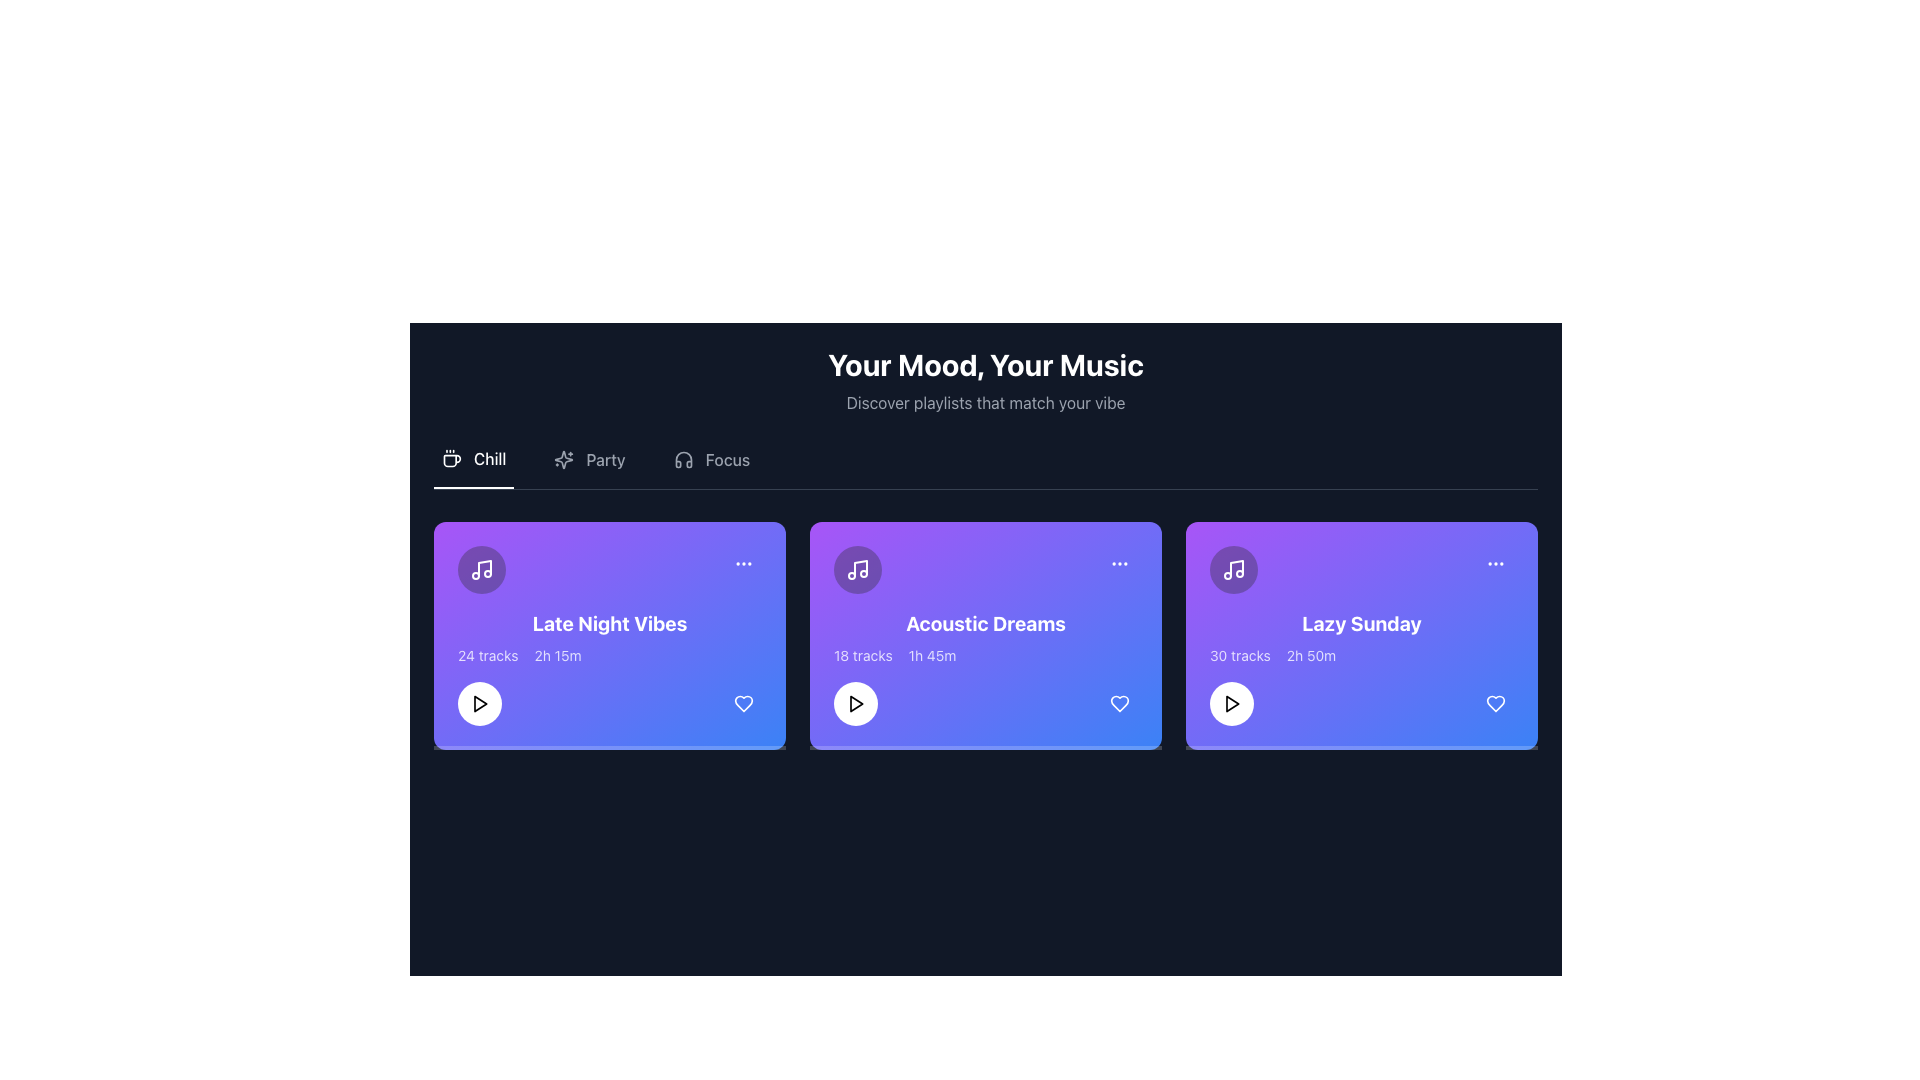 This screenshot has width=1920, height=1080. I want to click on the heart icon located at the lower-right corner of the 'Late Night Vibes' card, so click(743, 703).